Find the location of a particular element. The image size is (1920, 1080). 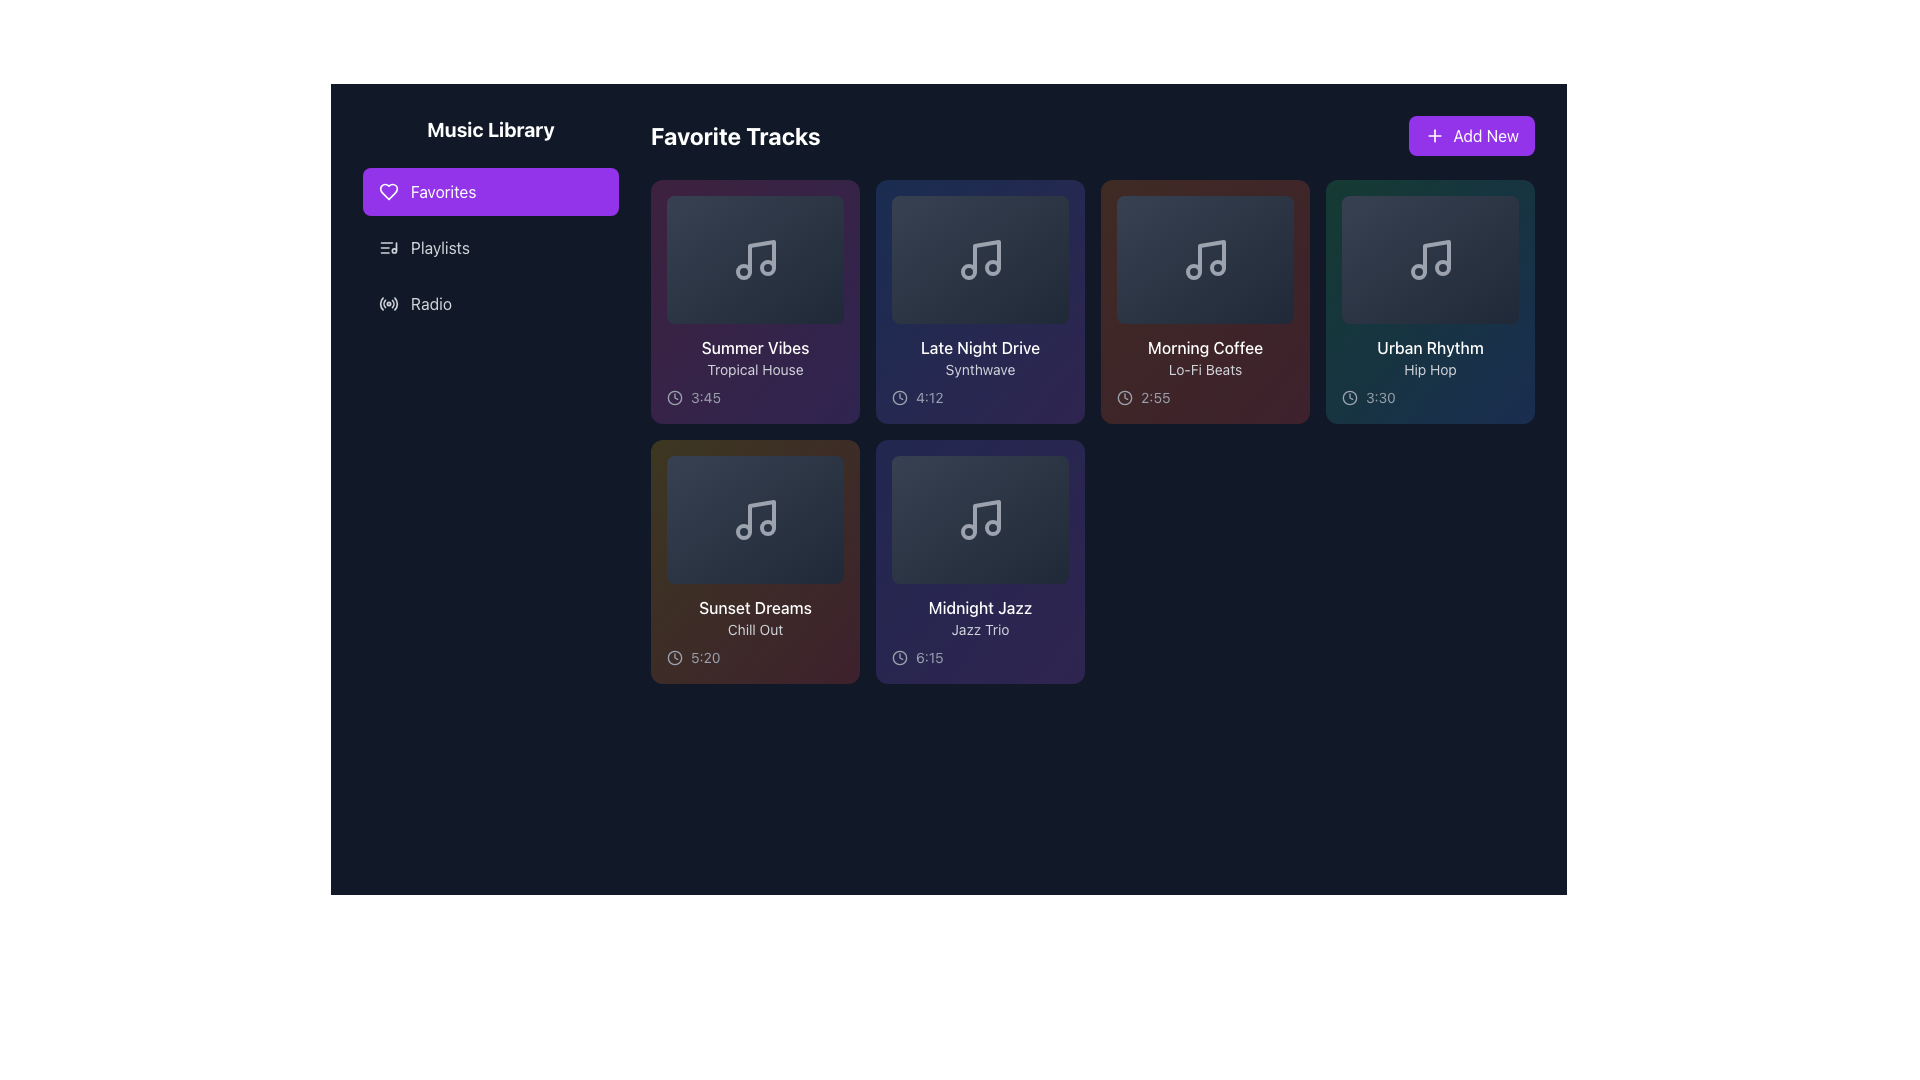

the icon located in the top-right corner of the 'Urban Rhythm' card to highlight it is located at coordinates (1507, 208).